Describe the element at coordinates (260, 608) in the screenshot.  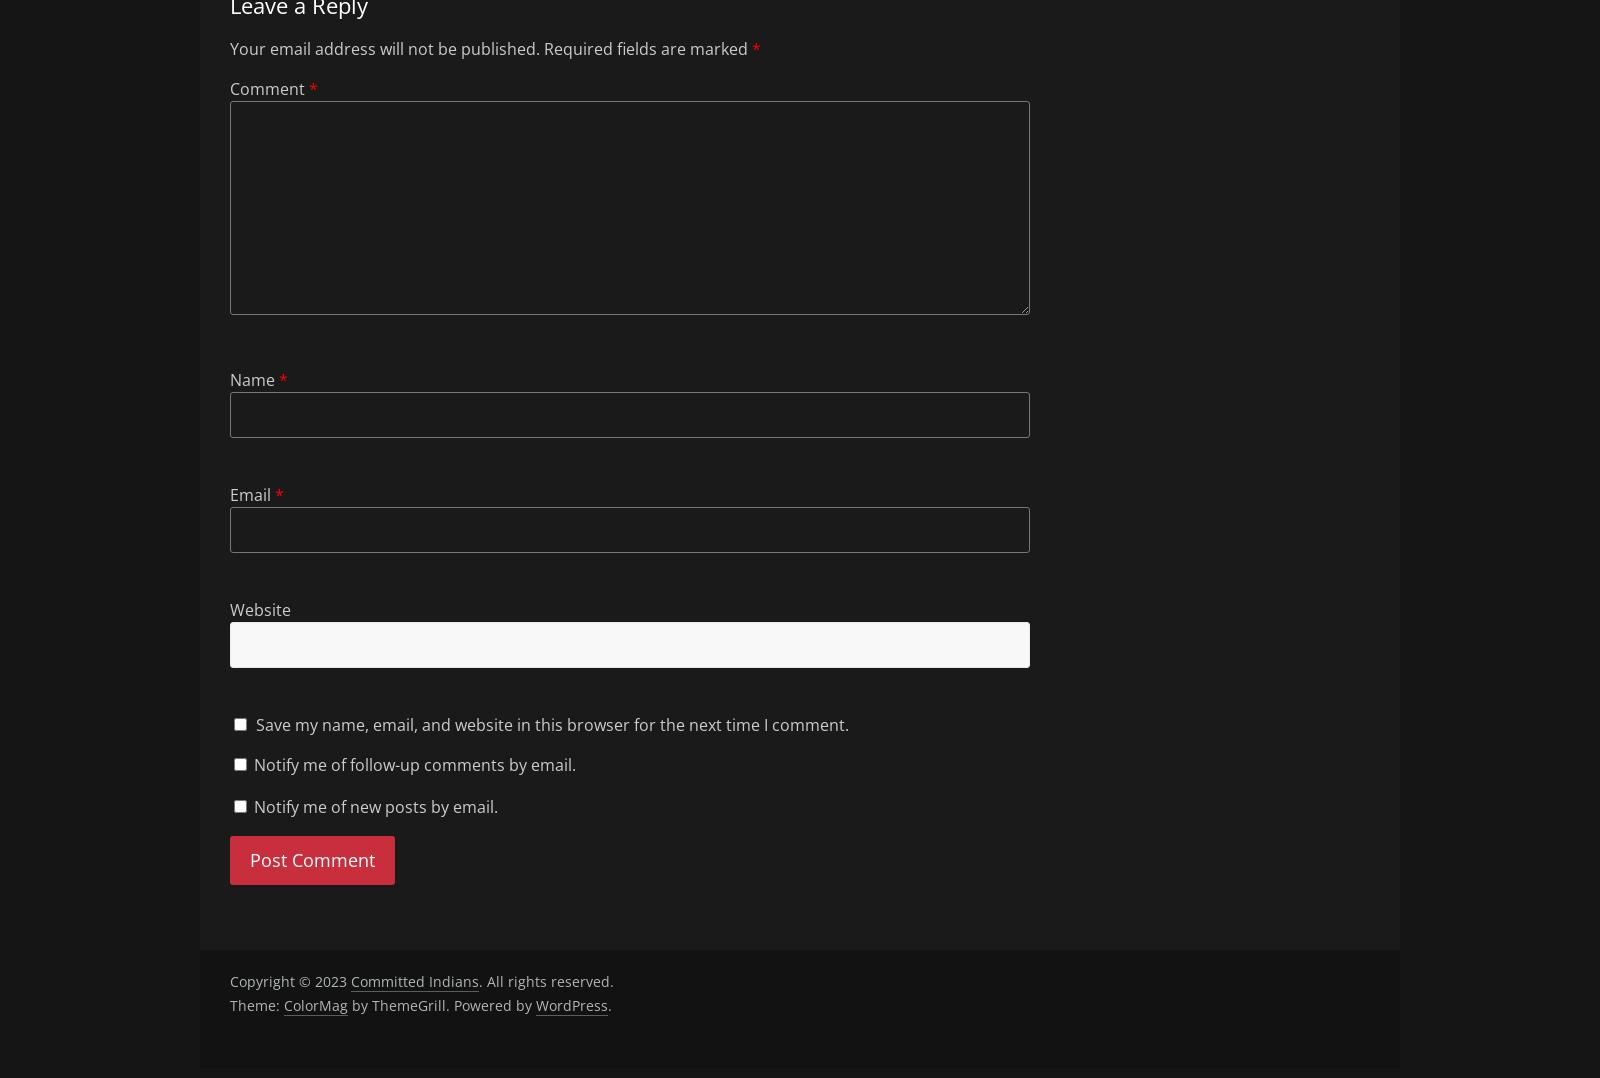
I see `'Website'` at that location.